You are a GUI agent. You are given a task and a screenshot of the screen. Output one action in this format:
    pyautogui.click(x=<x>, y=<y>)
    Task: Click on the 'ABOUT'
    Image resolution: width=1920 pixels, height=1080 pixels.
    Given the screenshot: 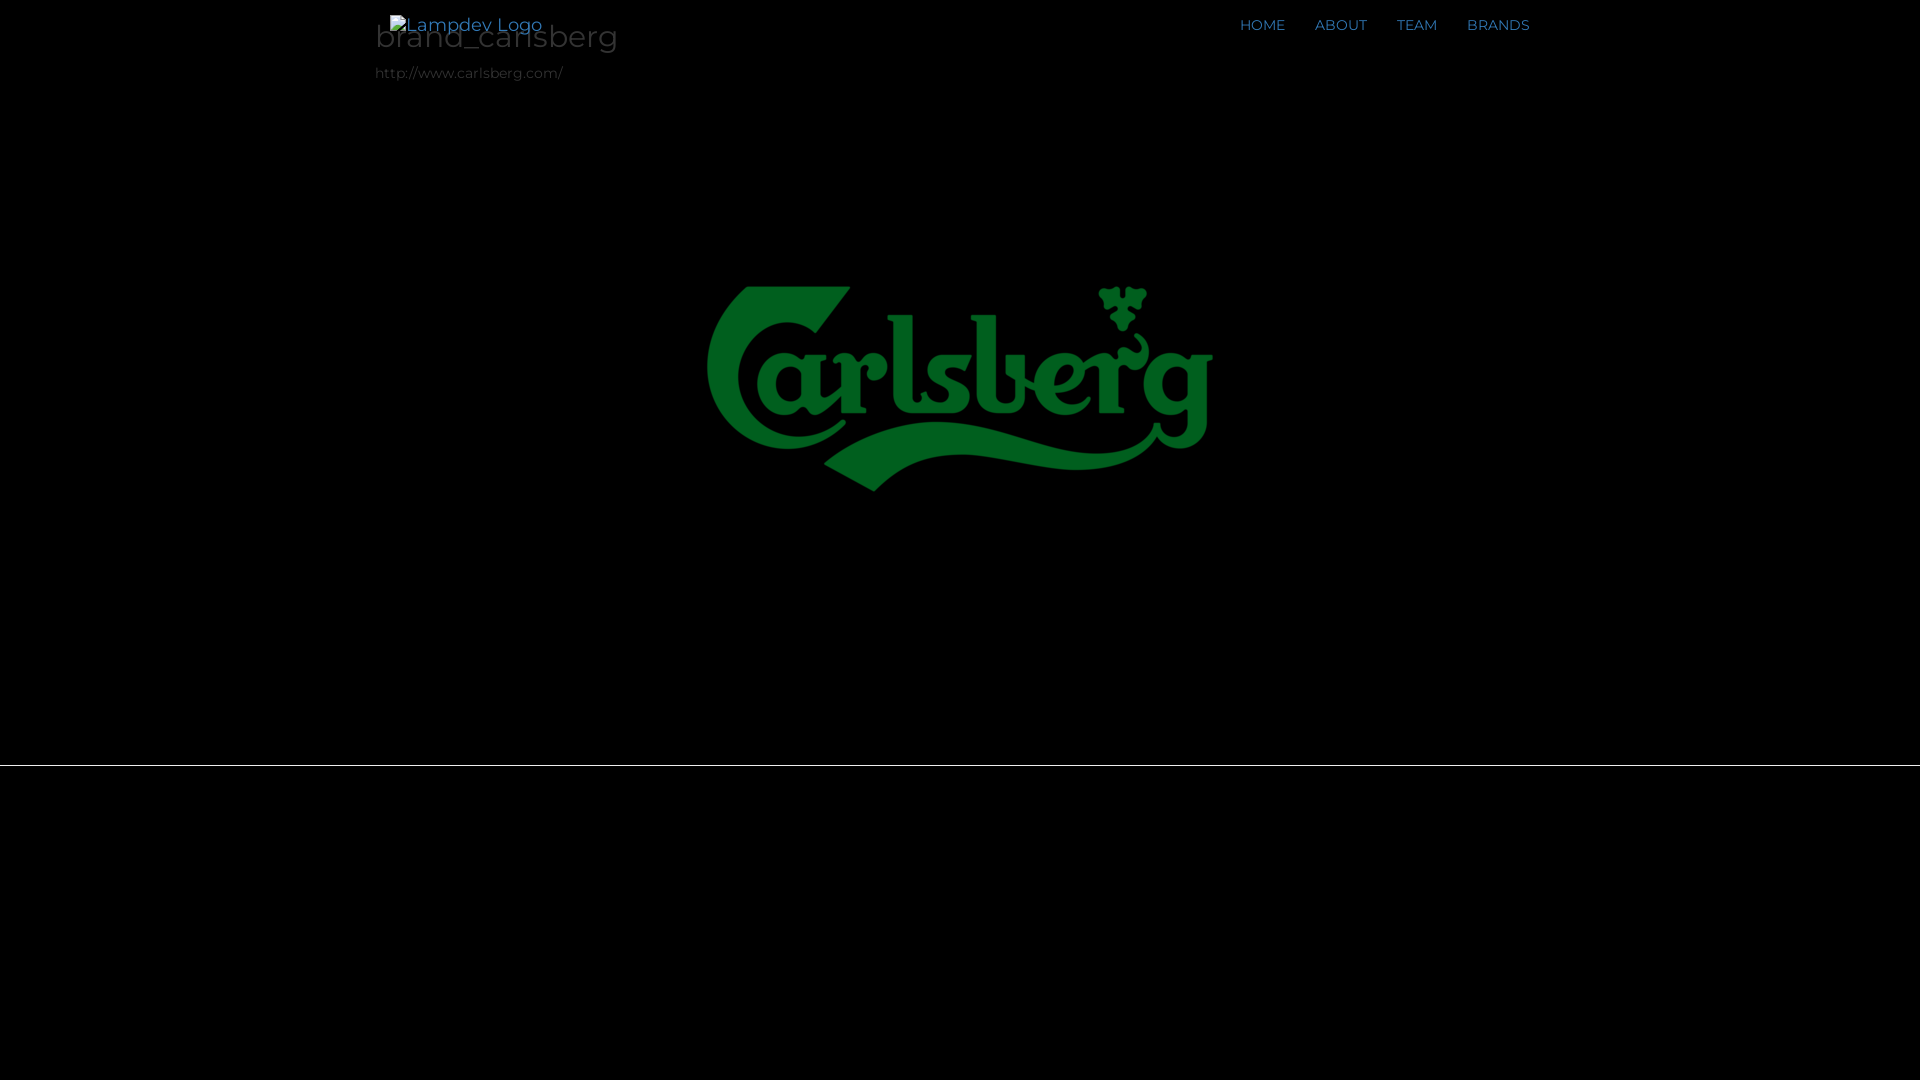 What is the action you would take?
    pyautogui.click(x=1340, y=24)
    